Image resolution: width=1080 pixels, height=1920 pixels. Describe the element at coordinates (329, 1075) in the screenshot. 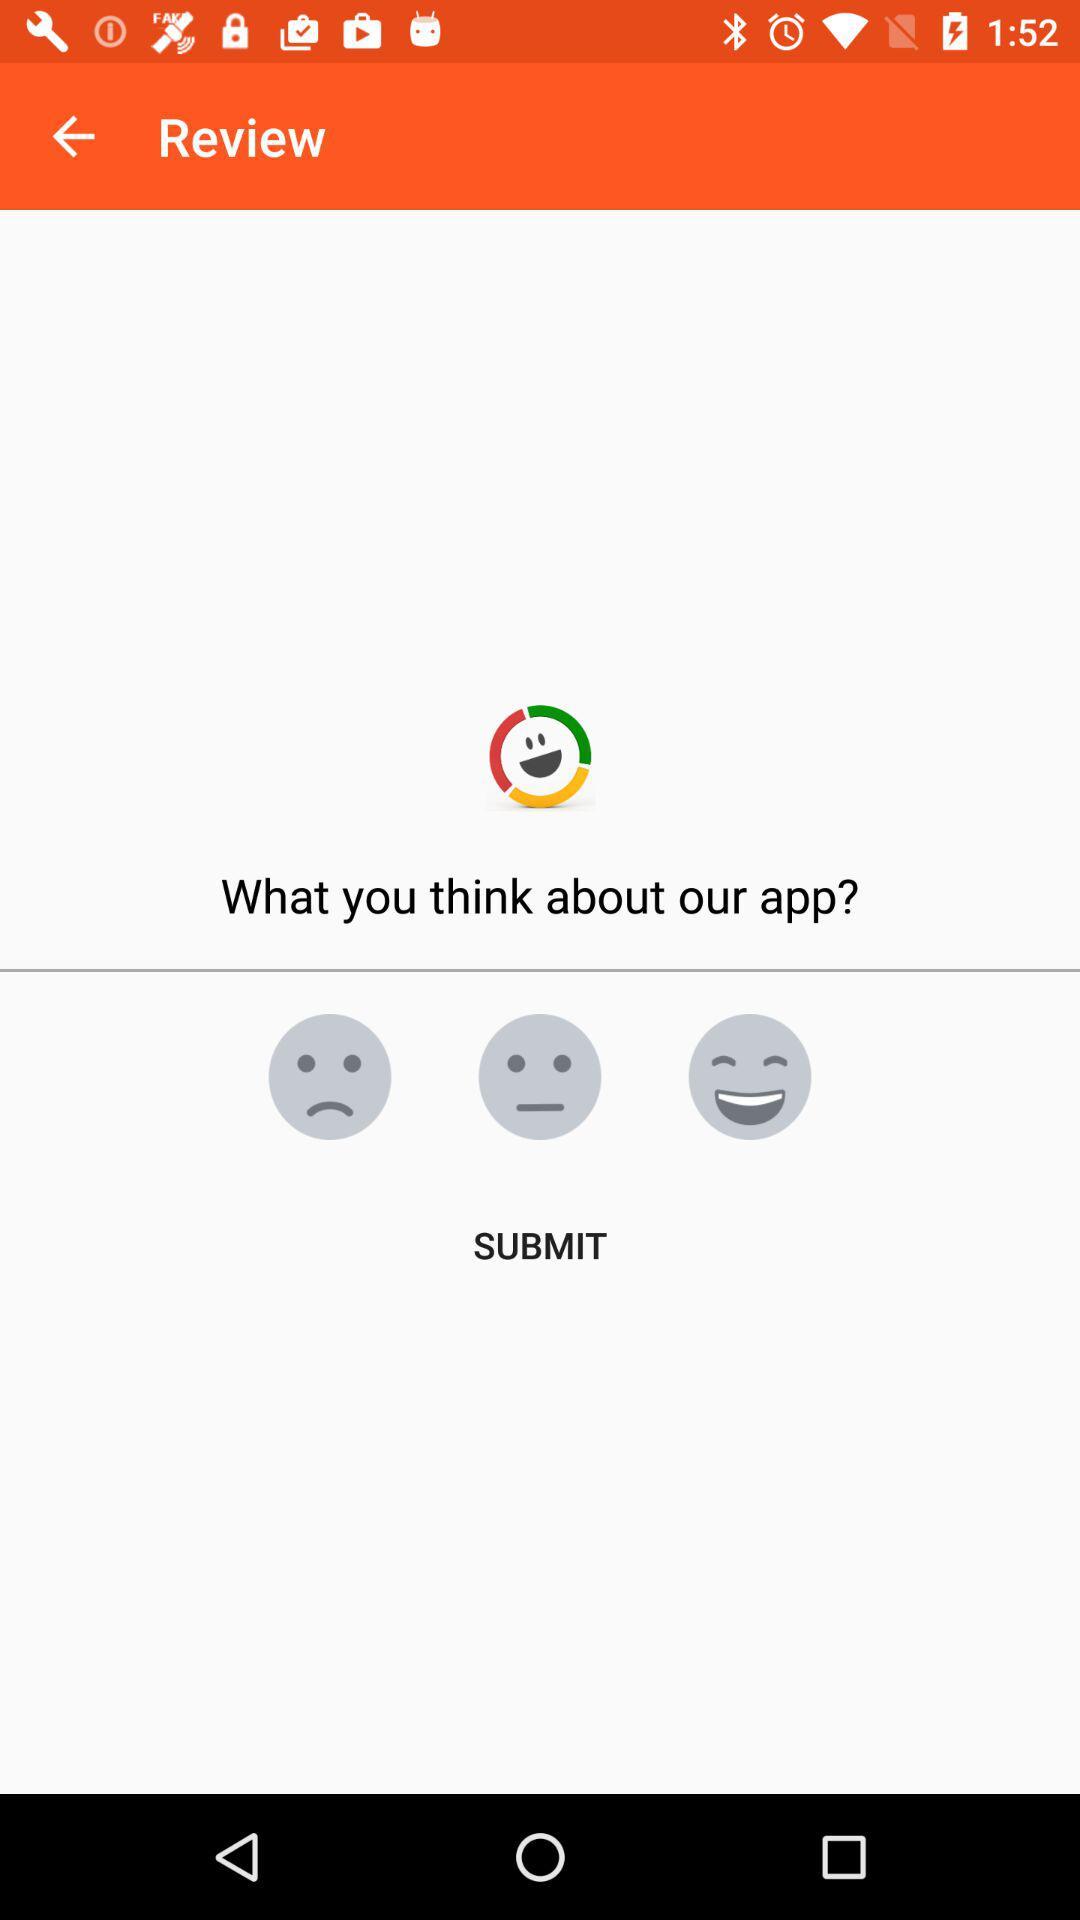

I see `negative review` at that location.